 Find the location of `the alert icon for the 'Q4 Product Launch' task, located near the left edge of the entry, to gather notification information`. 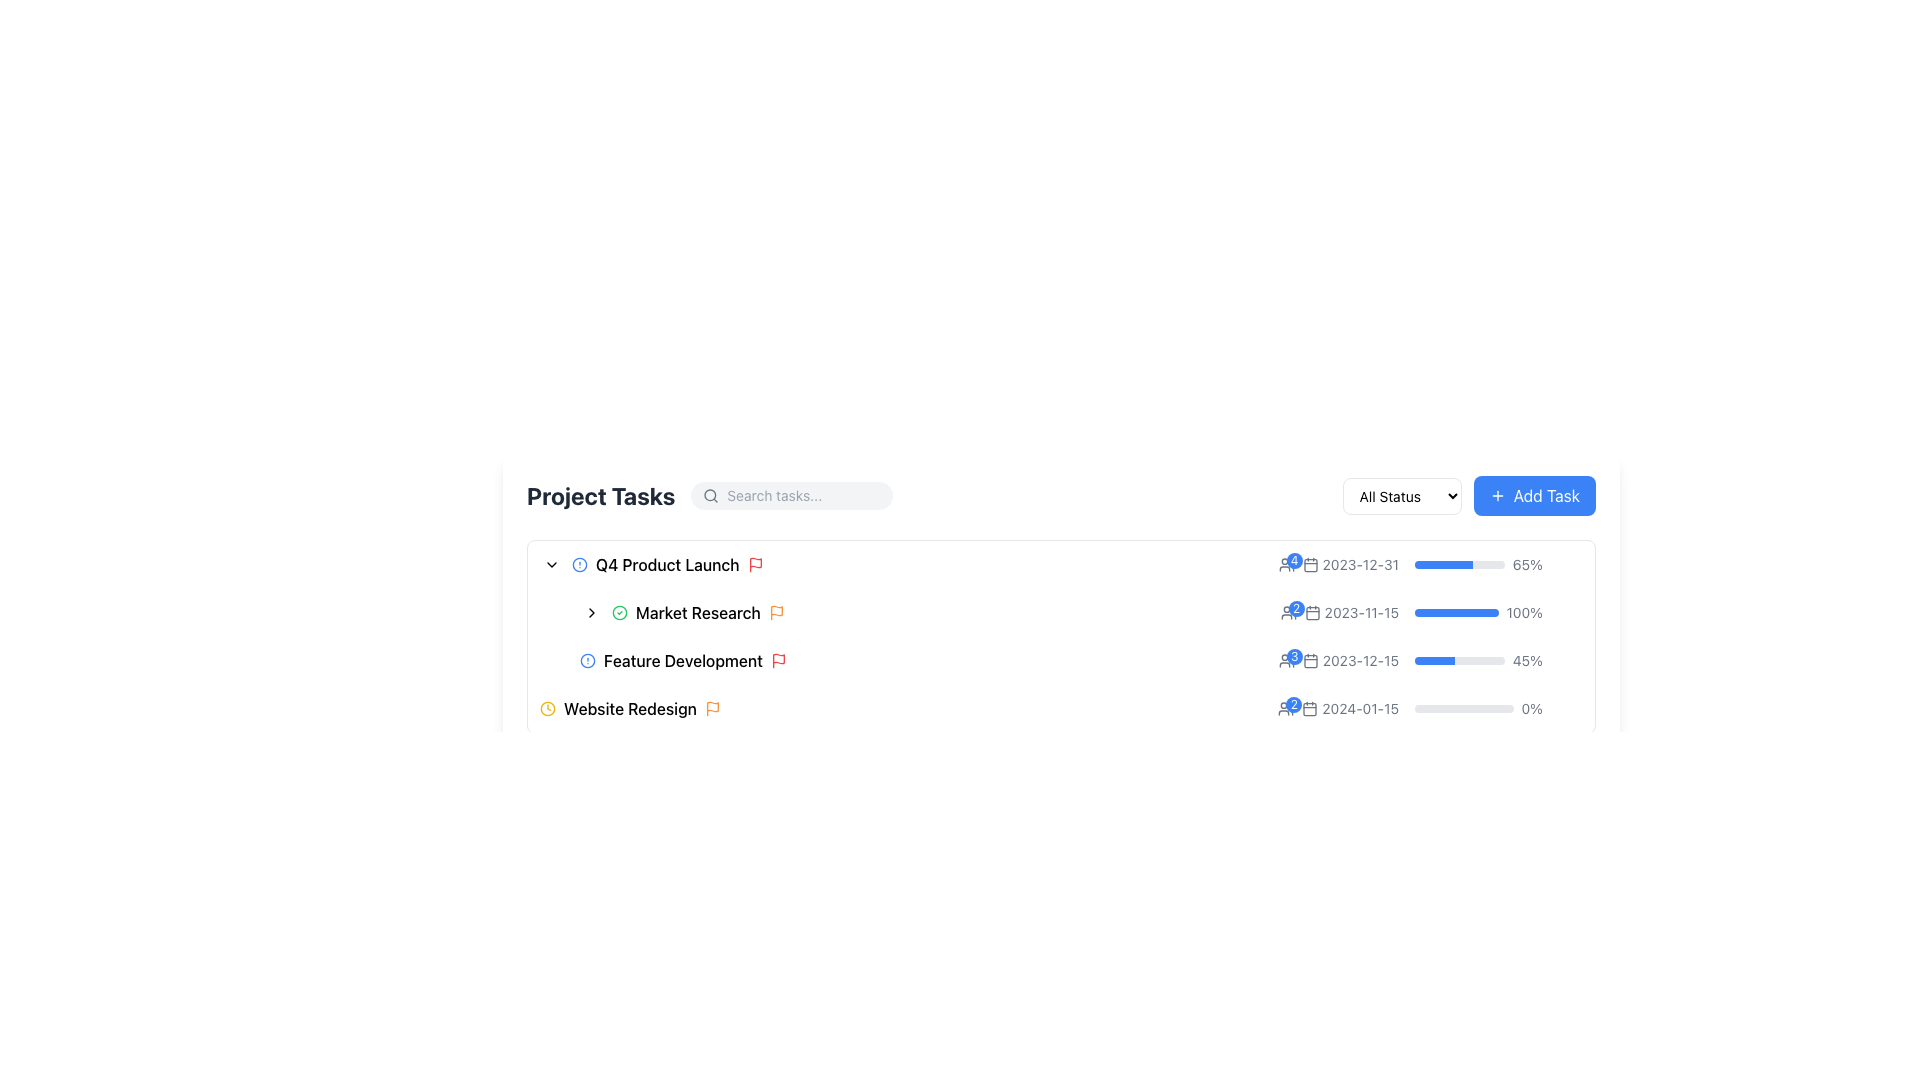

the alert icon for the 'Q4 Product Launch' task, located near the left edge of the entry, to gather notification information is located at coordinates (579, 564).